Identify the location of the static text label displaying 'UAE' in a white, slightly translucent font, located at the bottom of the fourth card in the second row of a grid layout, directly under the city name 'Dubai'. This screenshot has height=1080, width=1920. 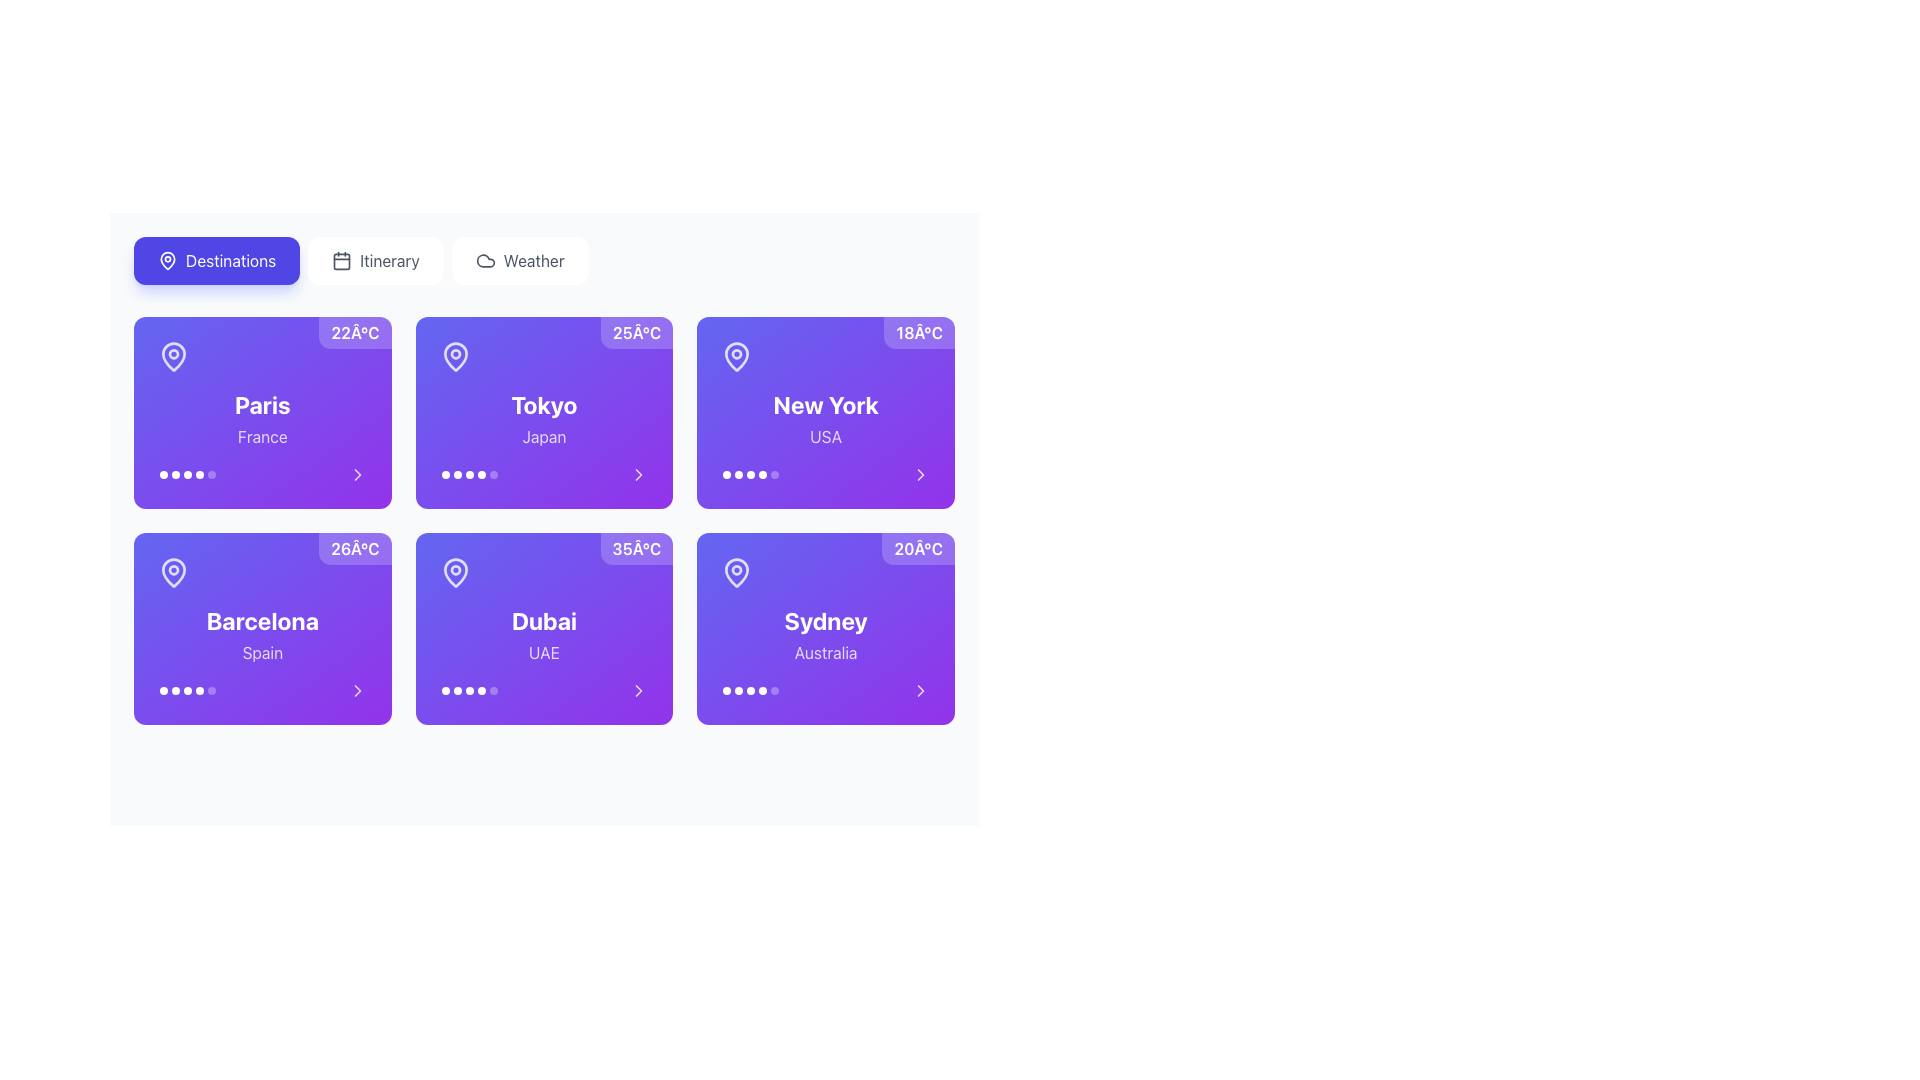
(544, 652).